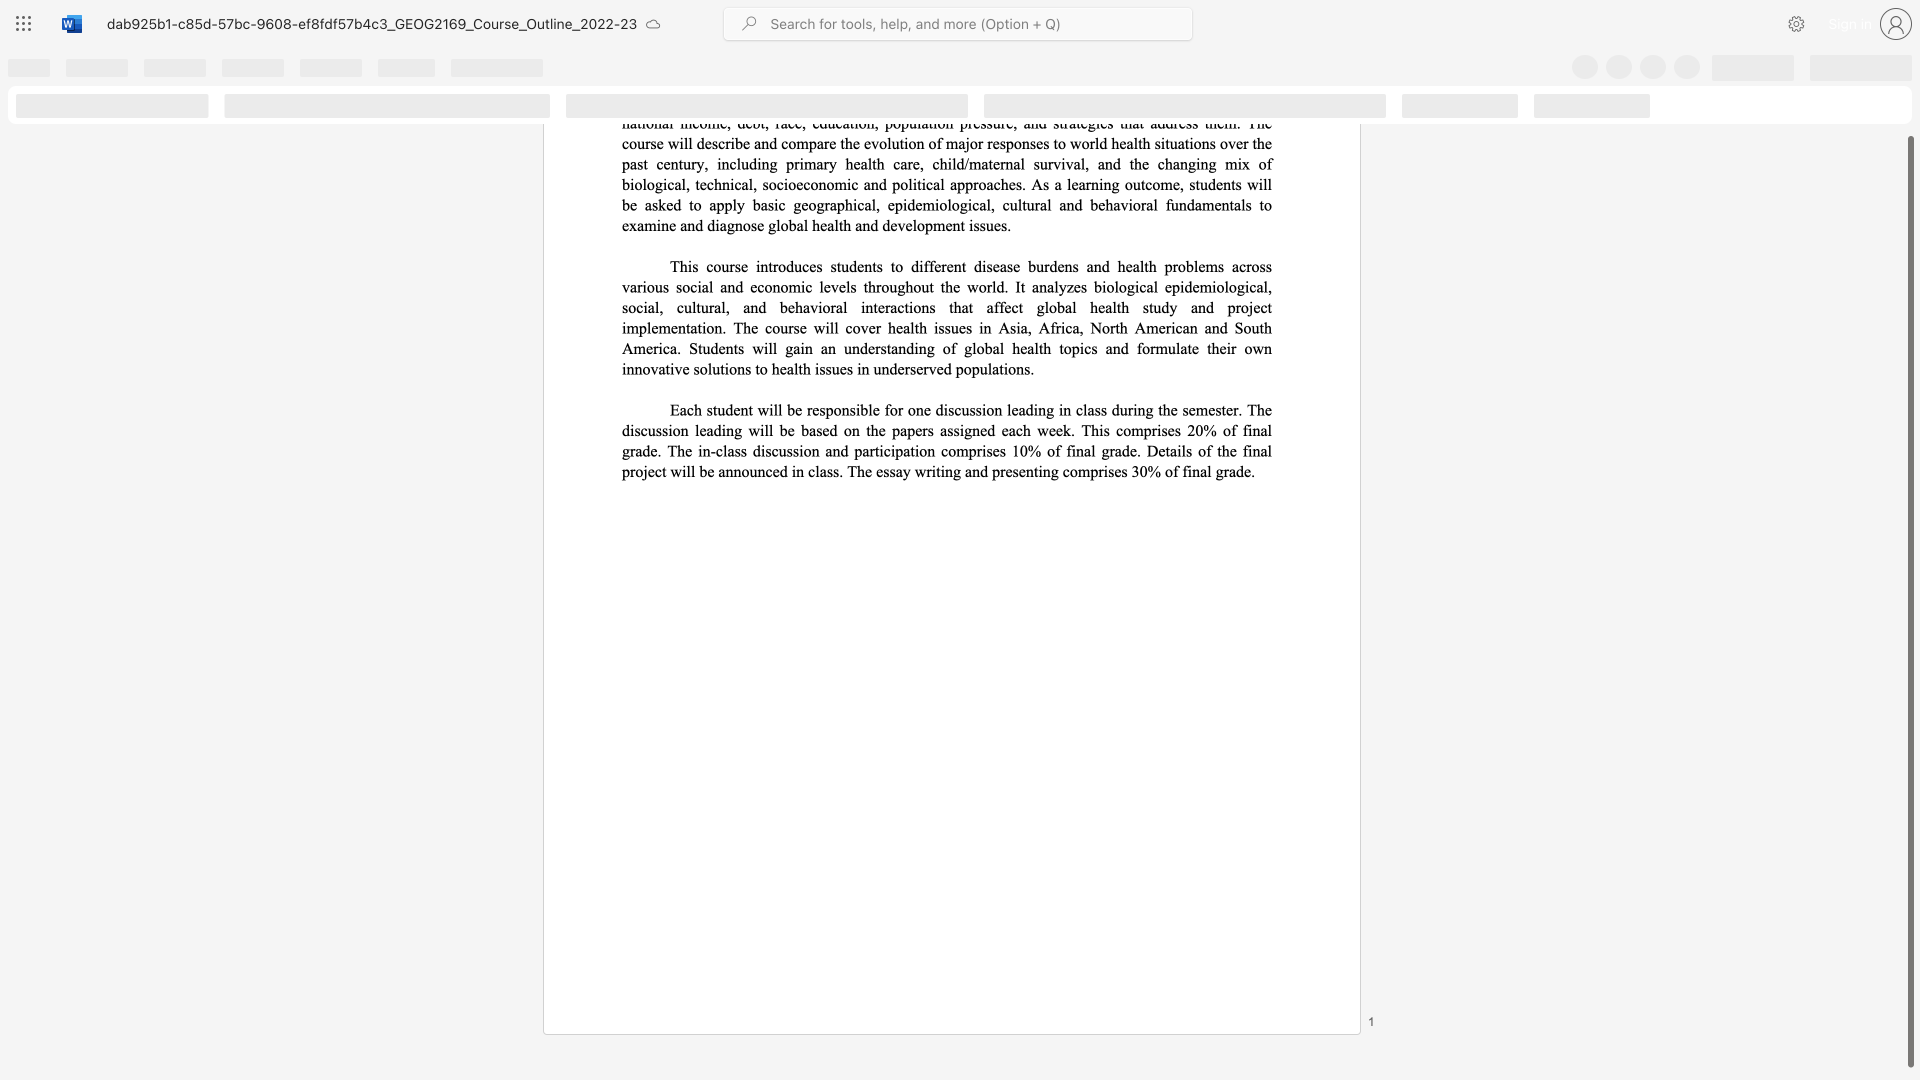  Describe the element at coordinates (1909, 600) in the screenshot. I see `the scrollbar and move up 20 pixels` at that location.